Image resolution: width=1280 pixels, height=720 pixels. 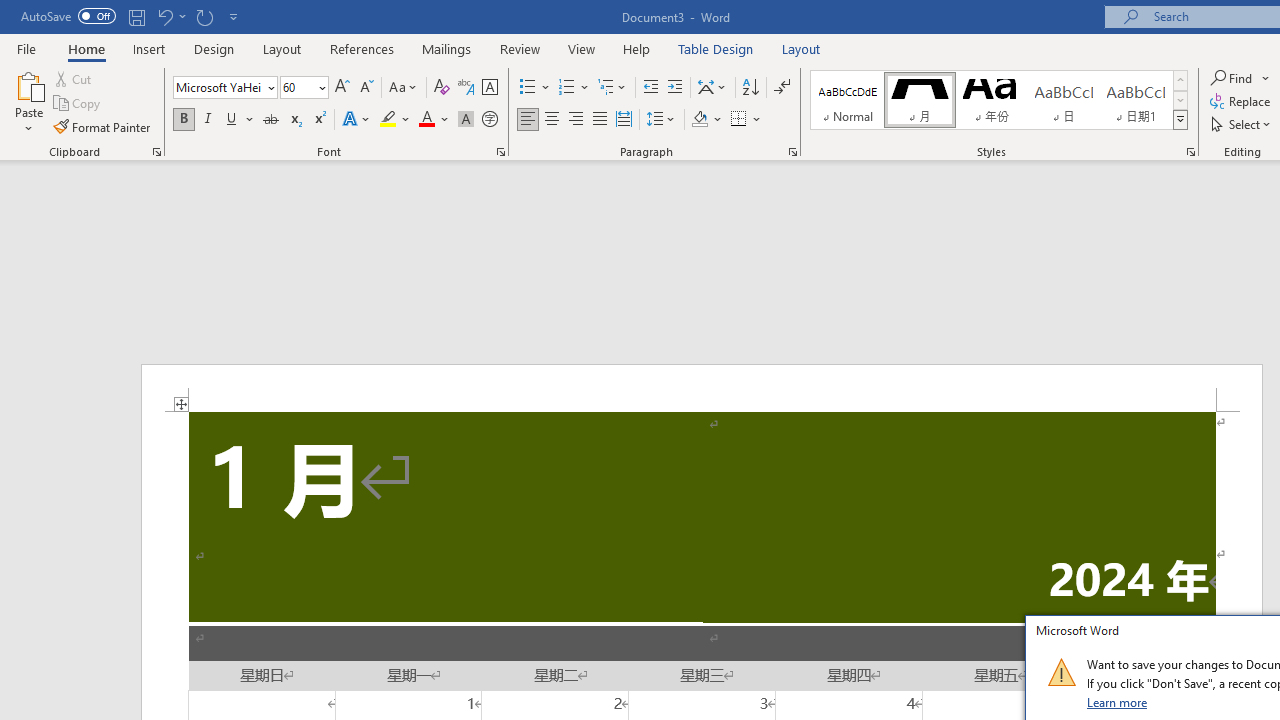 I want to click on 'Text Highlight Color', so click(x=395, y=119).